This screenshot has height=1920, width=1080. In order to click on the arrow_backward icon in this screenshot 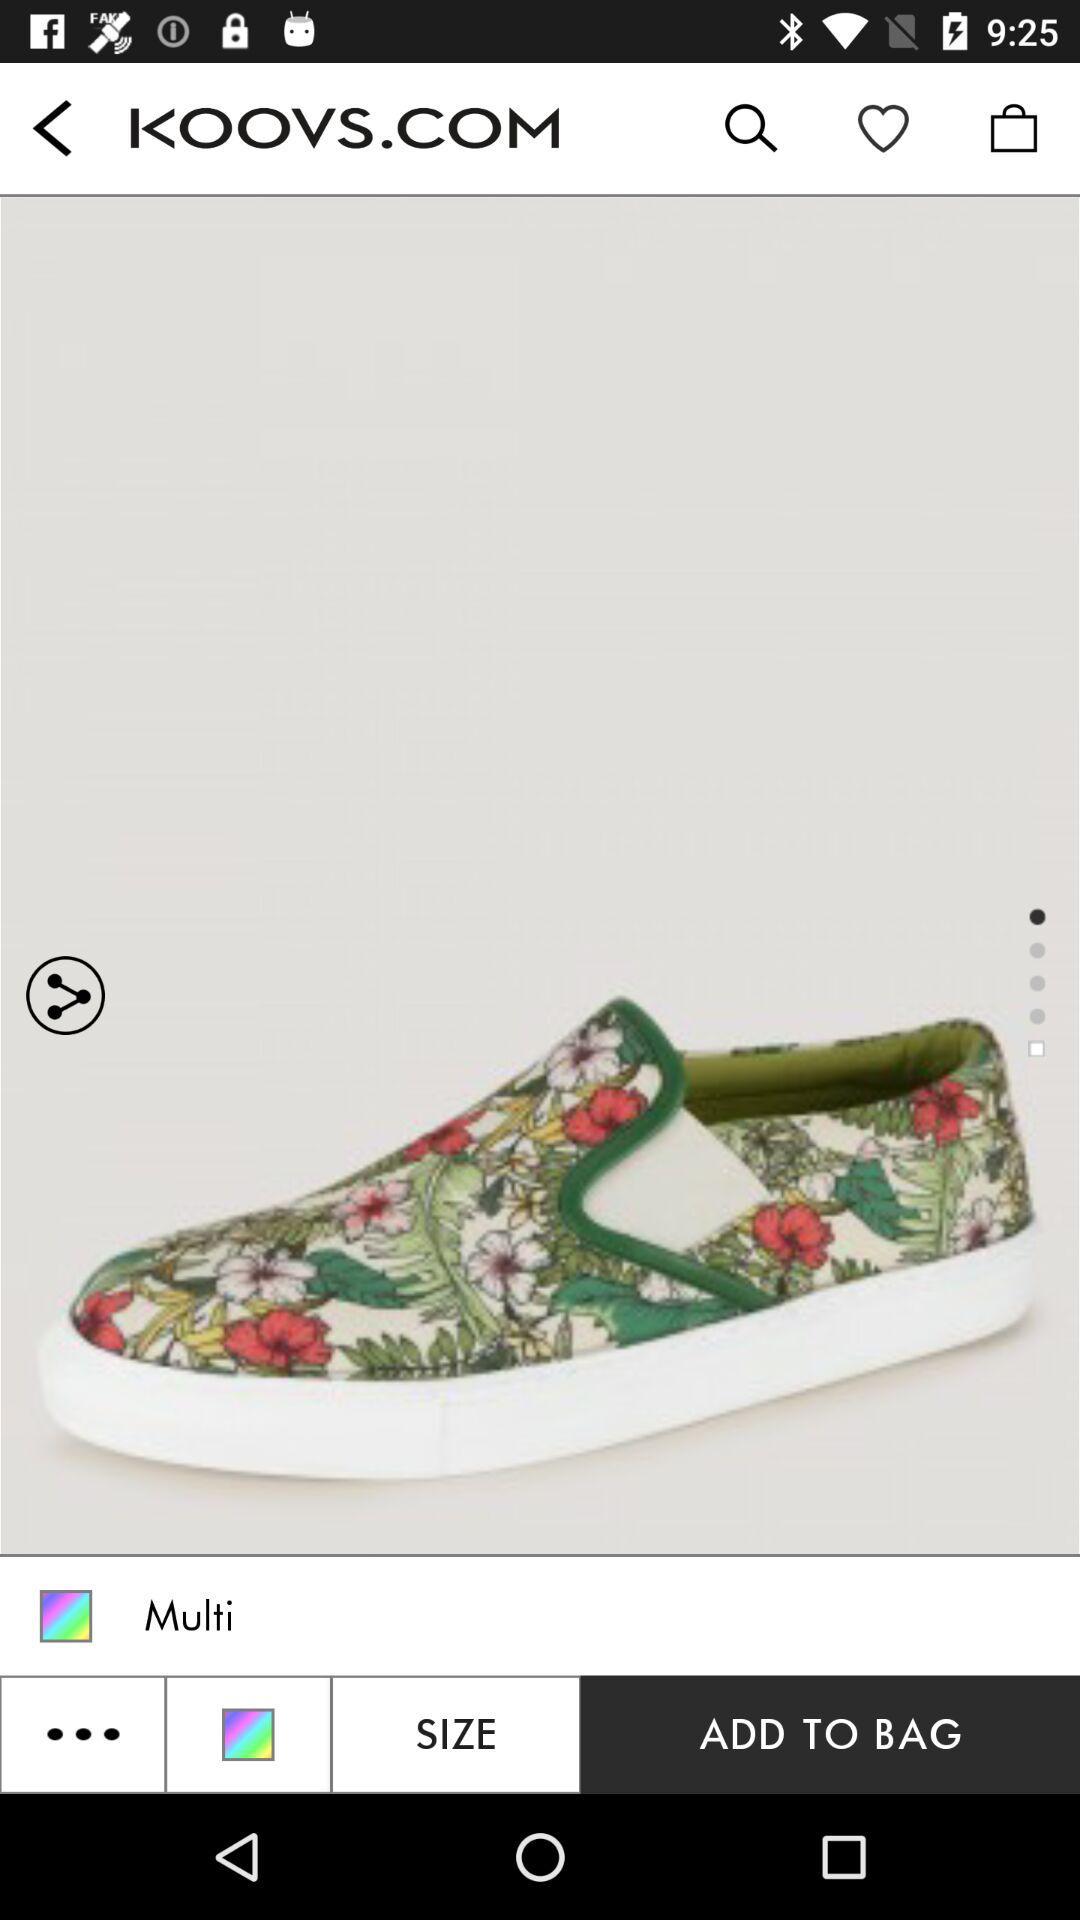, I will do `click(51, 127)`.